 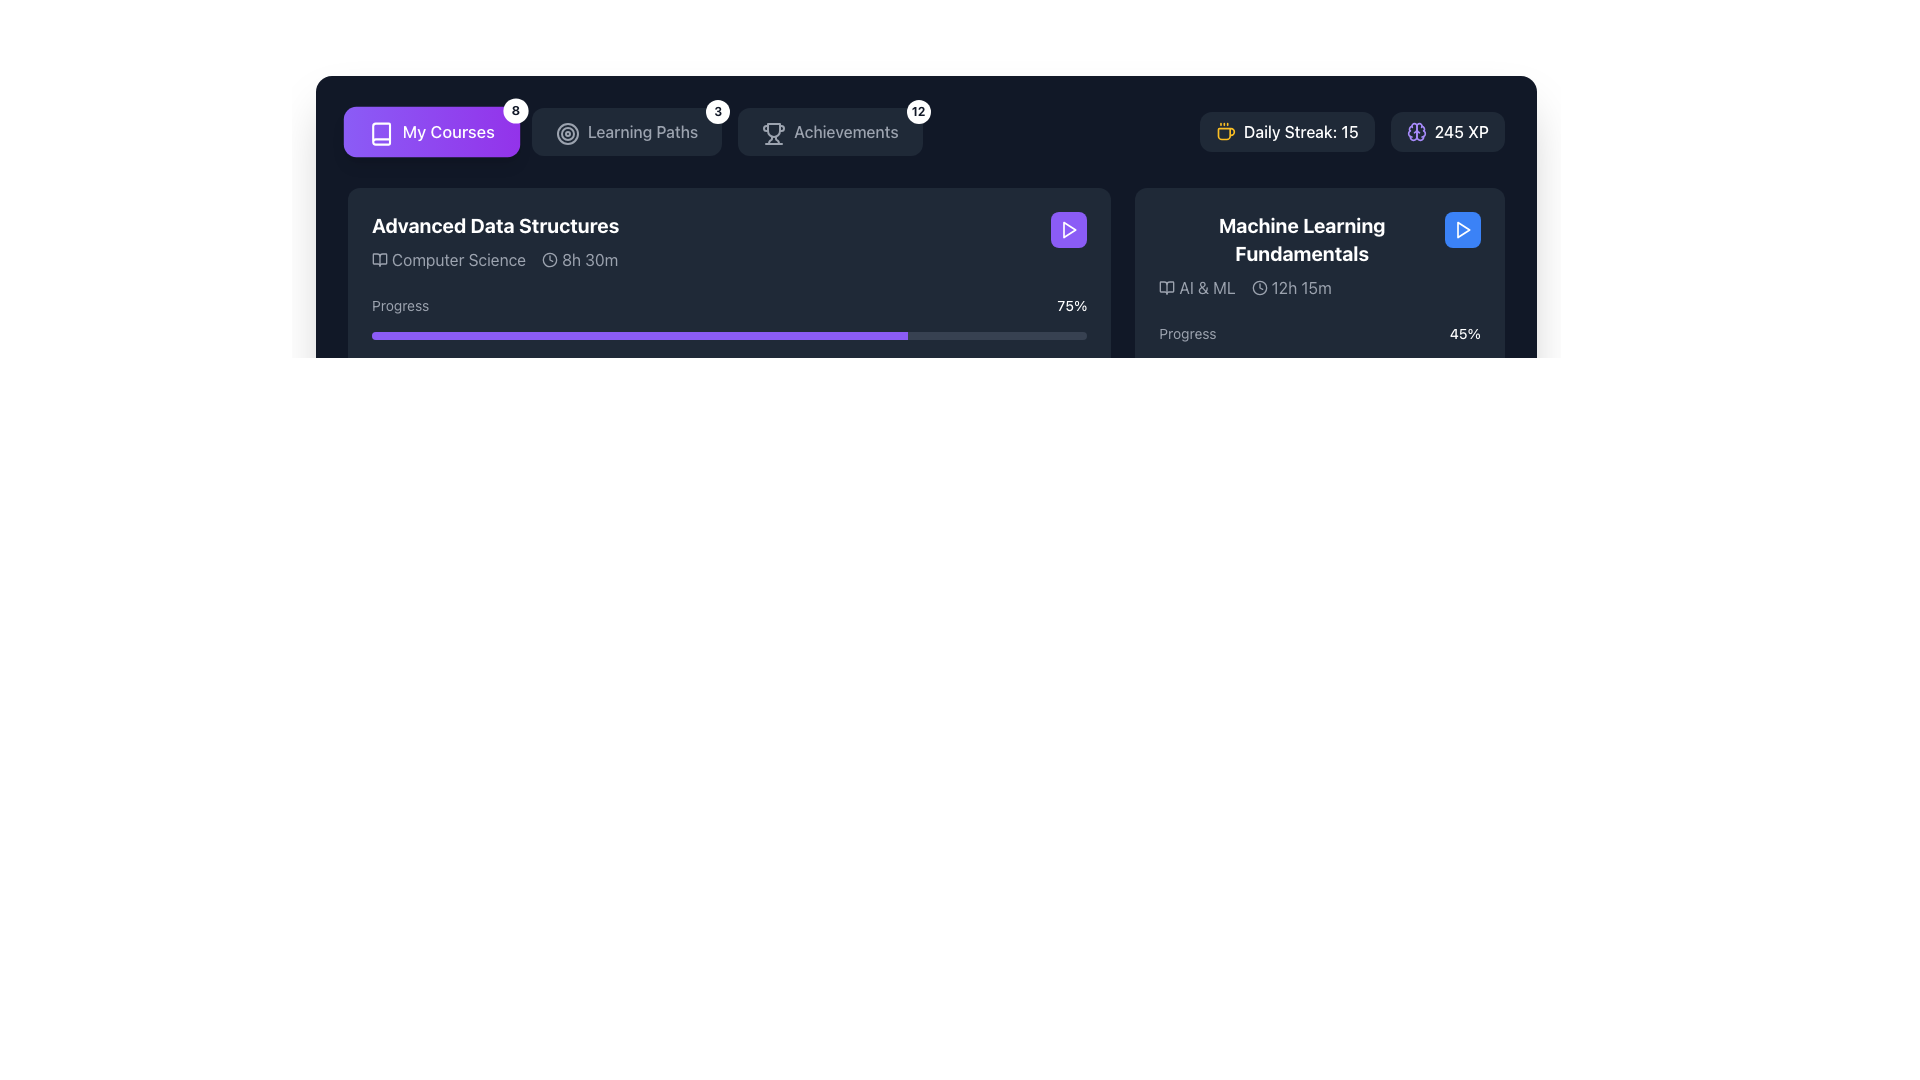 What do you see at coordinates (634, 131) in the screenshot?
I see `the 'Learning Paths' button, which features a circular target icon and is styled with a dark background` at bounding box center [634, 131].